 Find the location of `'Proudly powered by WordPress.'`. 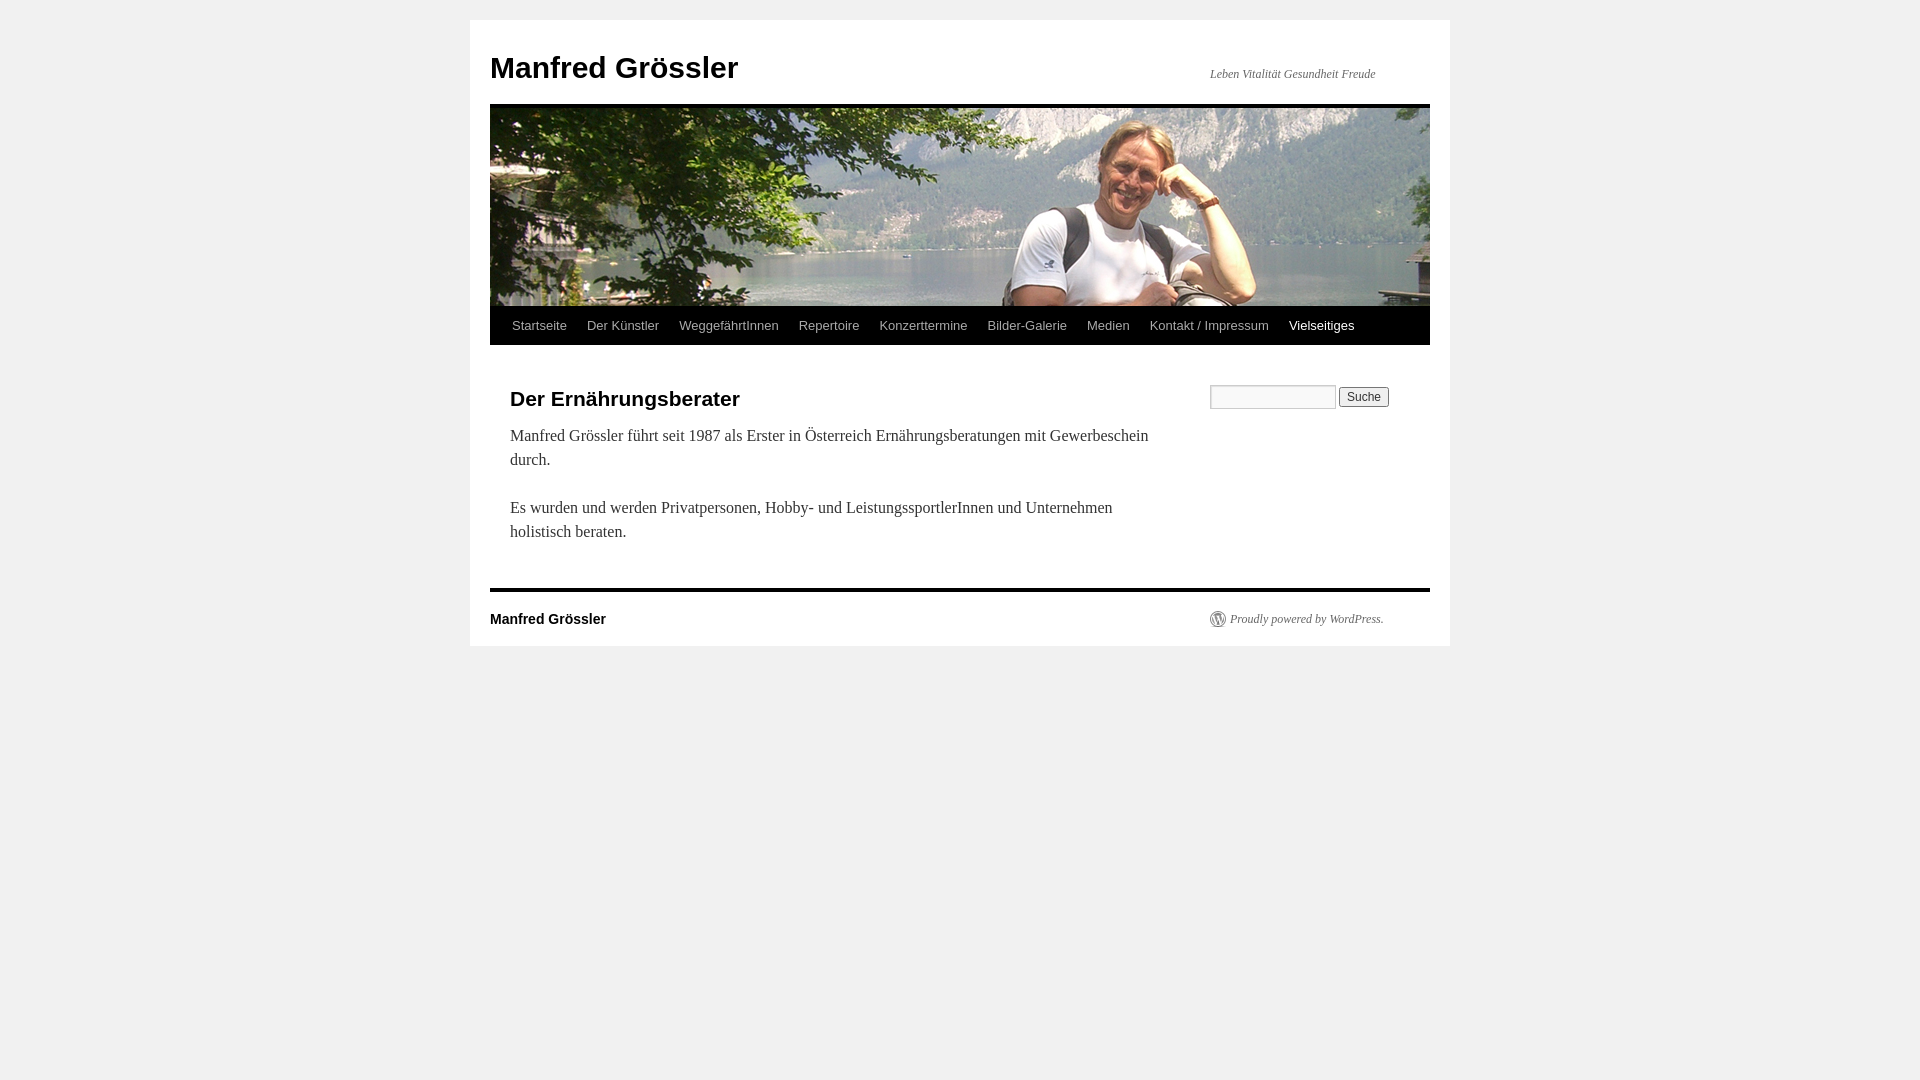

'Proudly powered by WordPress.' is located at coordinates (1296, 617).